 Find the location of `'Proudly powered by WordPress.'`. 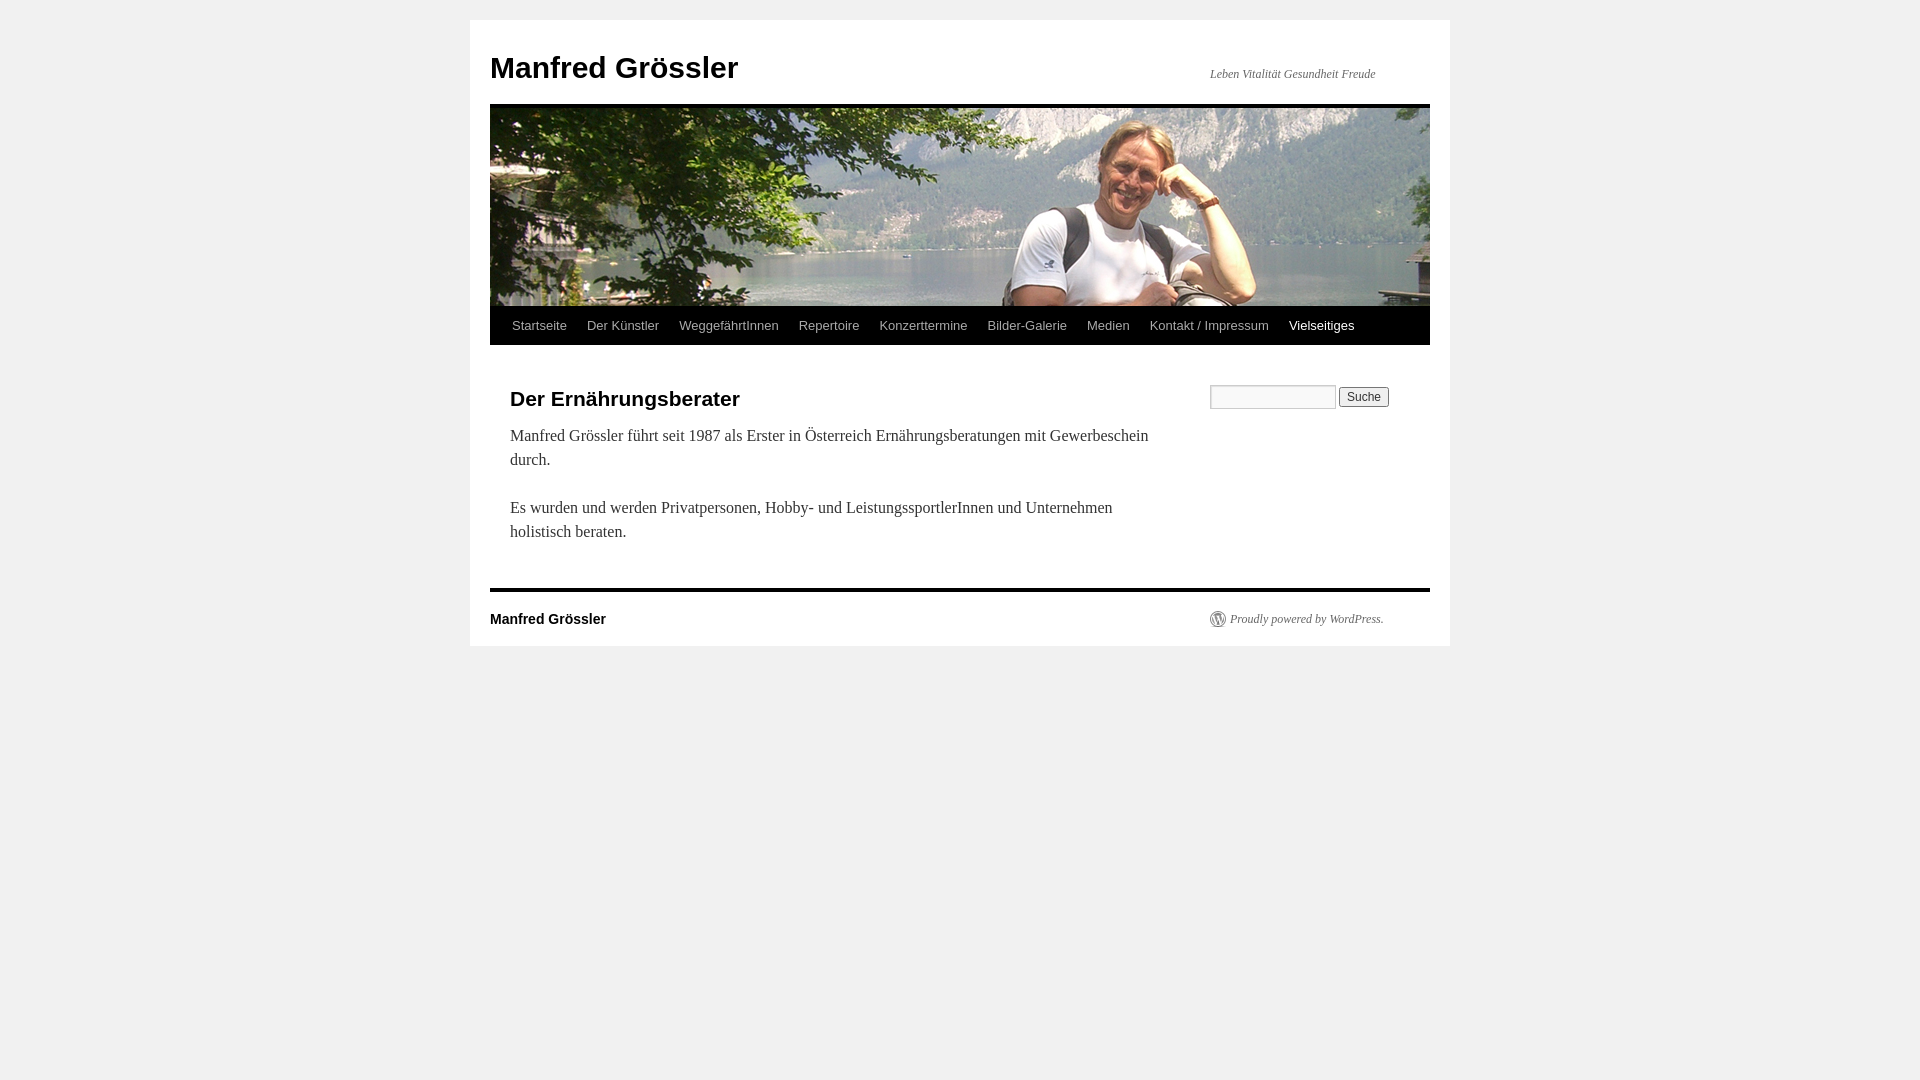

'Proudly powered by WordPress.' is located at coordinates (1296, 617).